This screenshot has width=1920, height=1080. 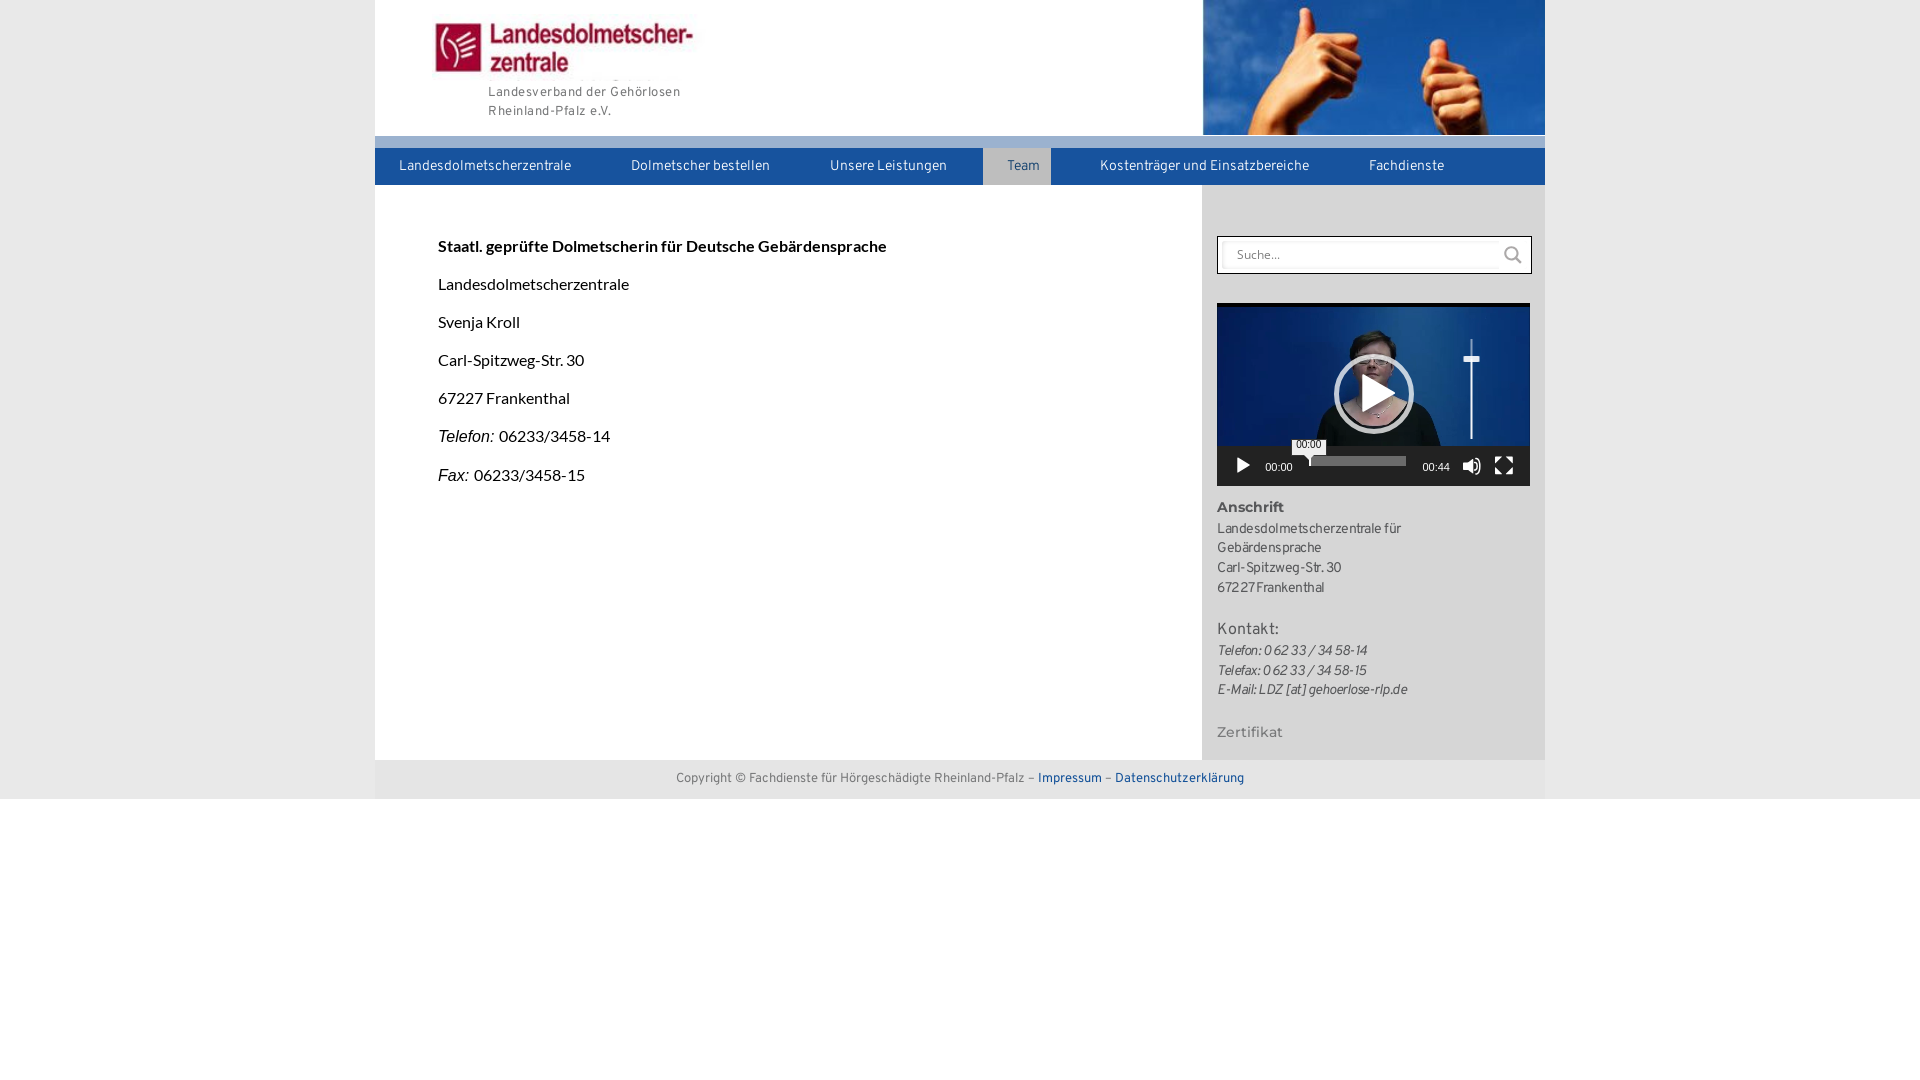 What do you see at coordinates (881, 165) in the screenshot?
I see `'Unsere Leistungen'` at bounding box center [881, 165].